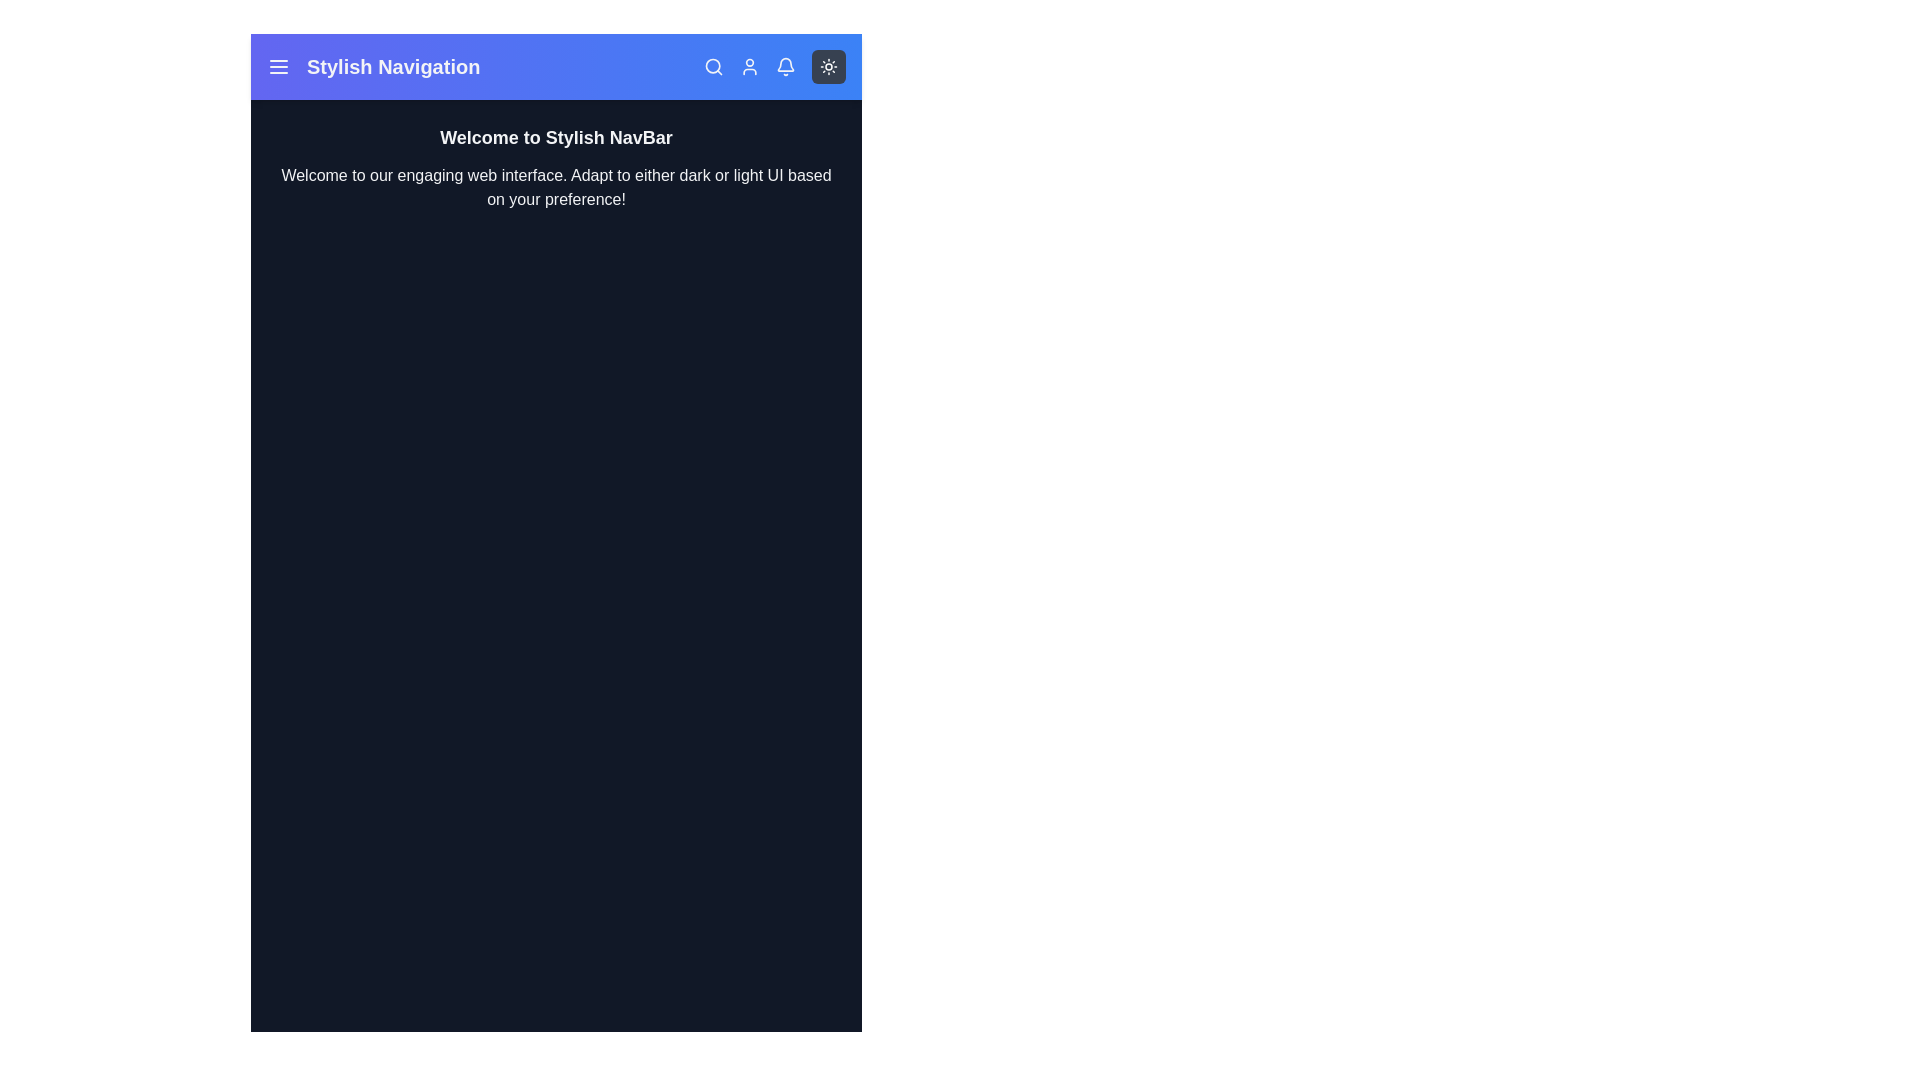  Describe the element at coordinates (829, 65) in the screenshot. I see `the dark/light mode toggle button in the navigation bar` at that location.